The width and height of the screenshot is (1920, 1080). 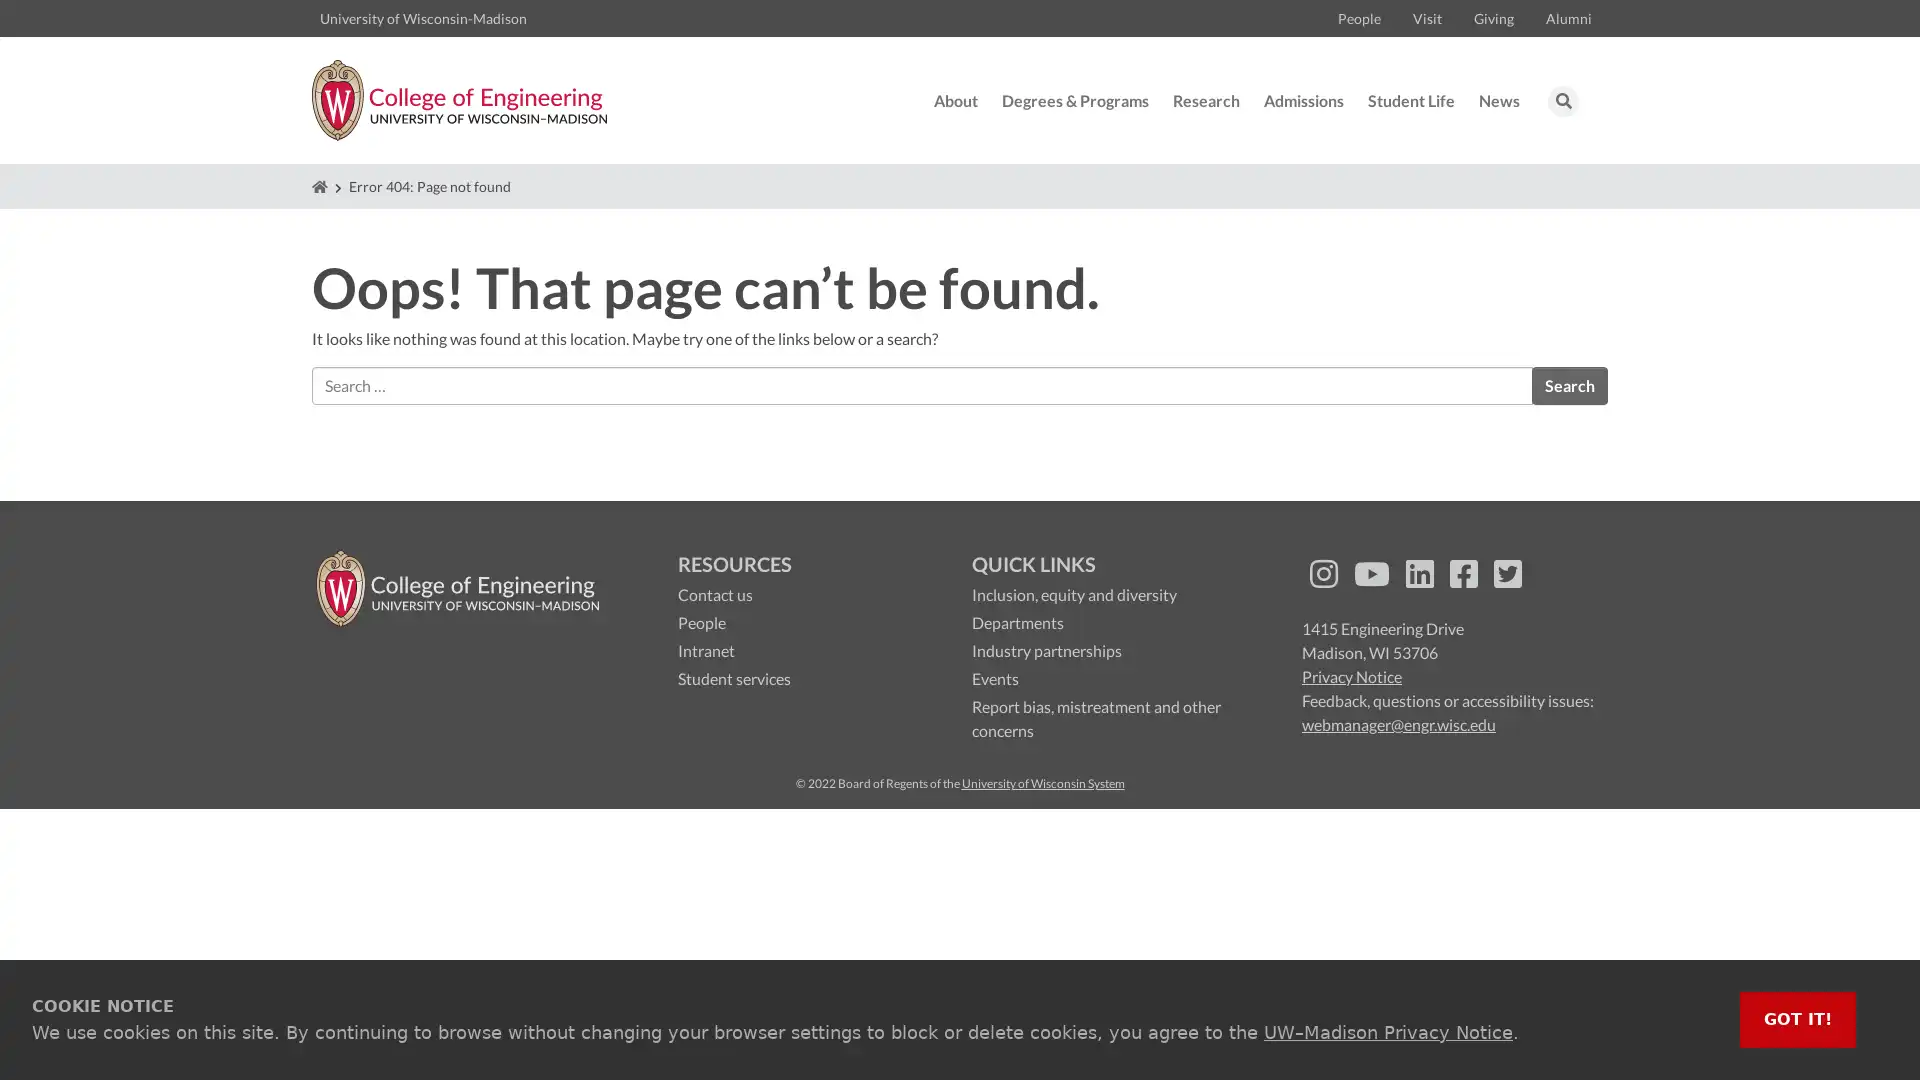 What do you see at coordinates (1568, 385) in the screenshot?
I see `Search` at bounding box center [1568, 385].